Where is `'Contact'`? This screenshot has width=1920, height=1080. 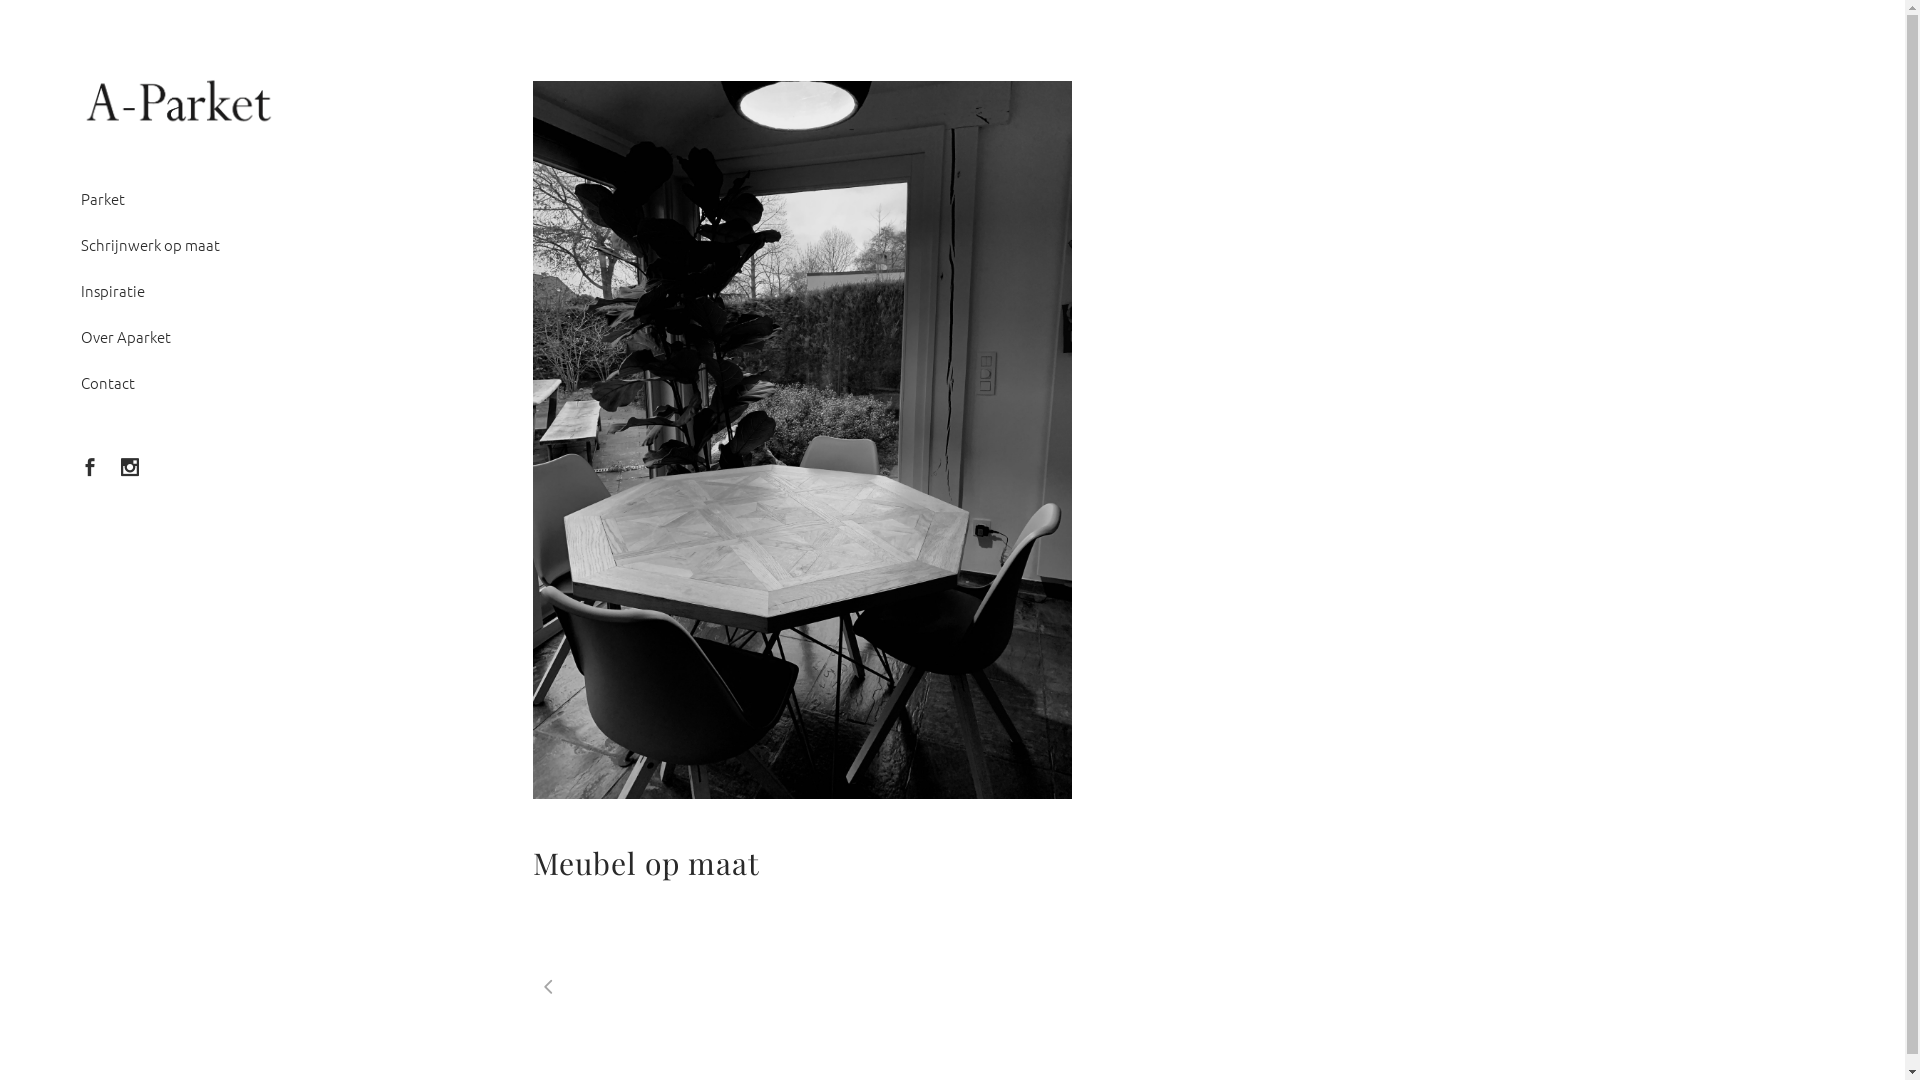 'Contact' is located at coordinates (80, 382).